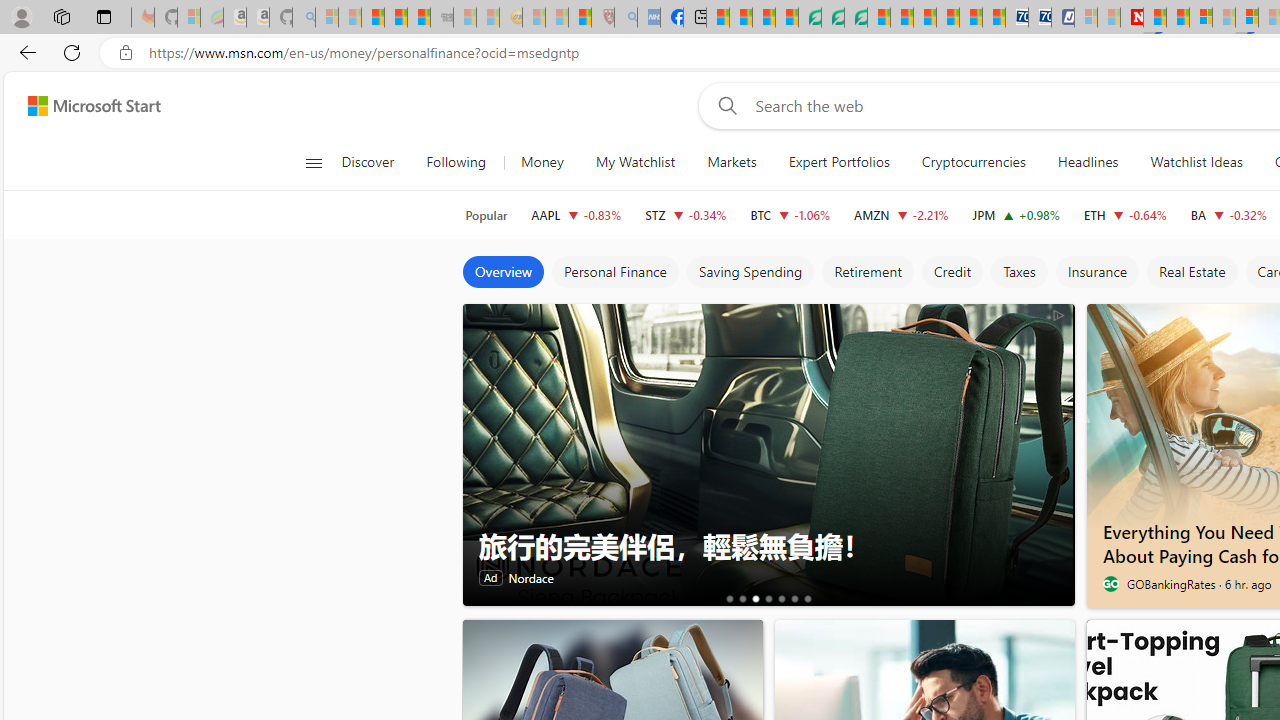  I want to click on 'ETH Ethereum decrease 2,624.30 -16.80 -0.64%', so click(1125, 214).